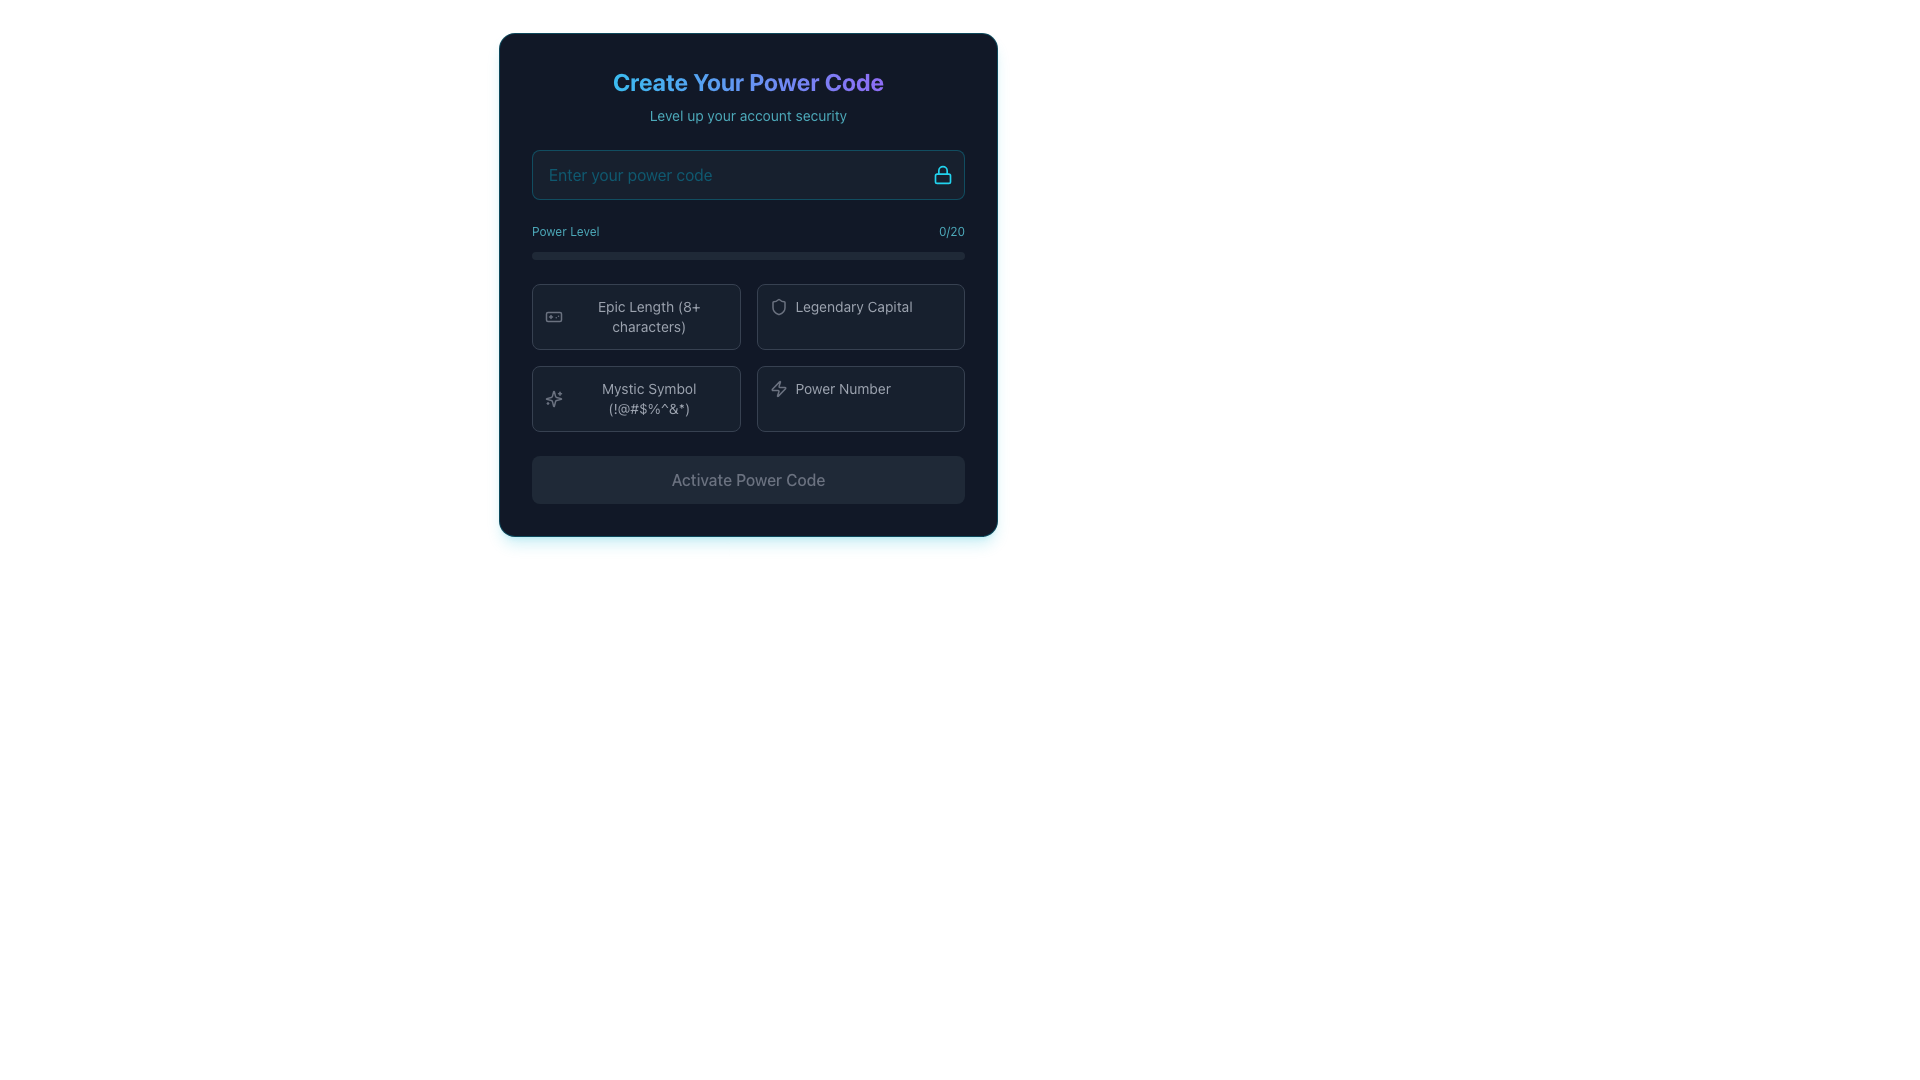 The width and height of the screenshot is (1920, 1080). What do you see at coordinates (747, 241) in the screenshot?
I see `the progress level of the horizontal progress bar labeled 'Power Level', positioned below the 'Enter your power code' input field and above four buttons for password strength criteria` at bounding box center [747, 241].